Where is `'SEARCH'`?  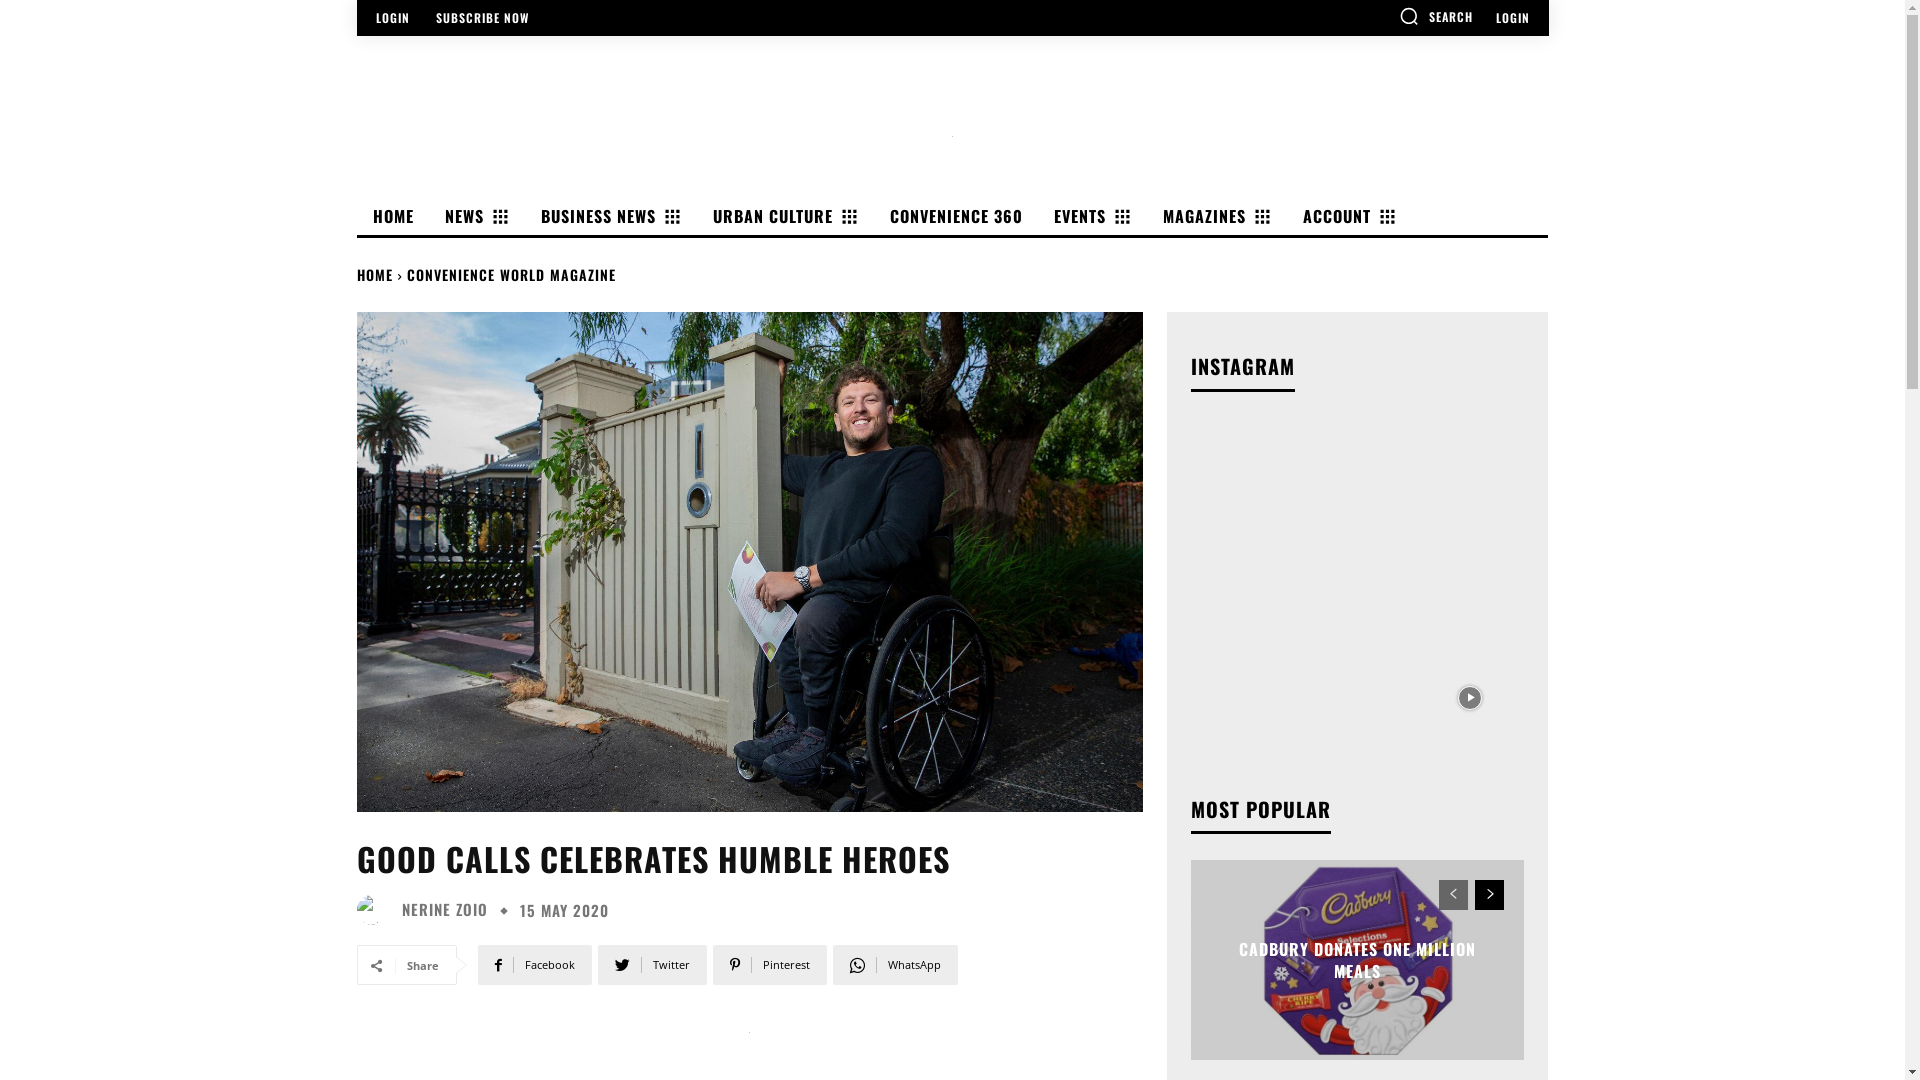
'SEARCH' is located at coordinates (1434, 15).